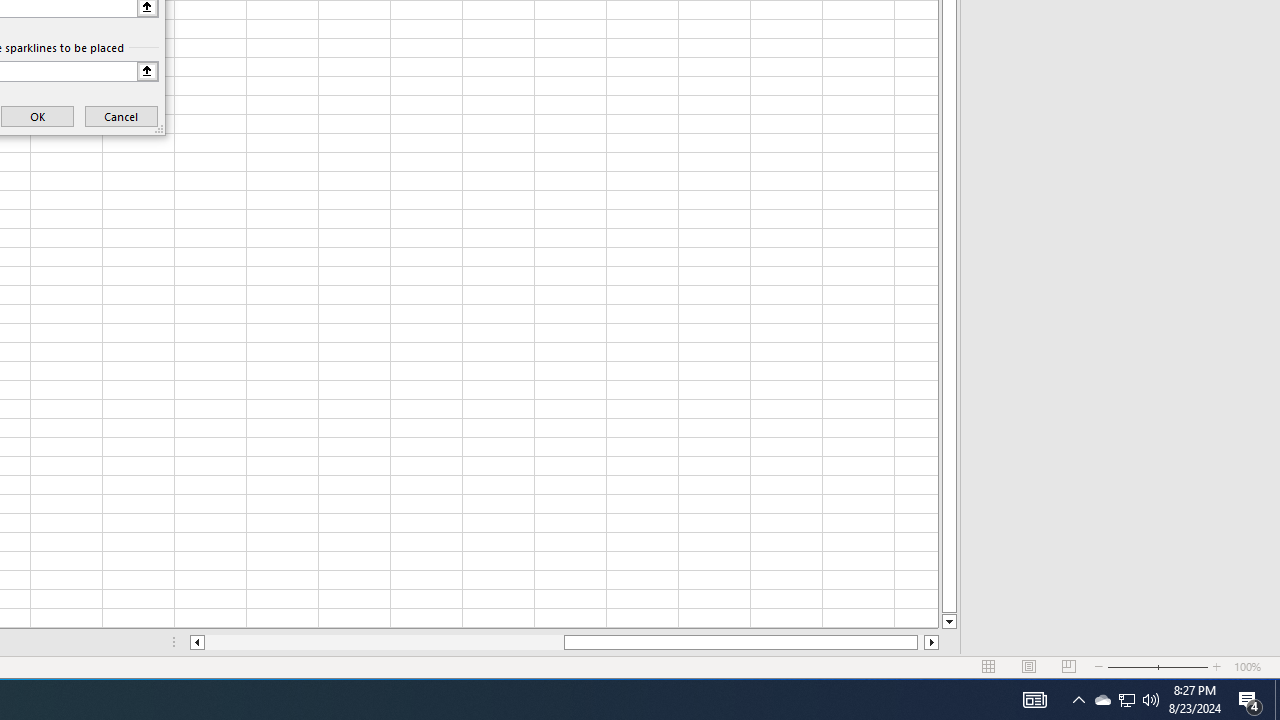 The width and height of the screenshot is (1280, 720). Describe the element at coordinates (384, 642) in the screenshot. I see `'Page left'` at that location.